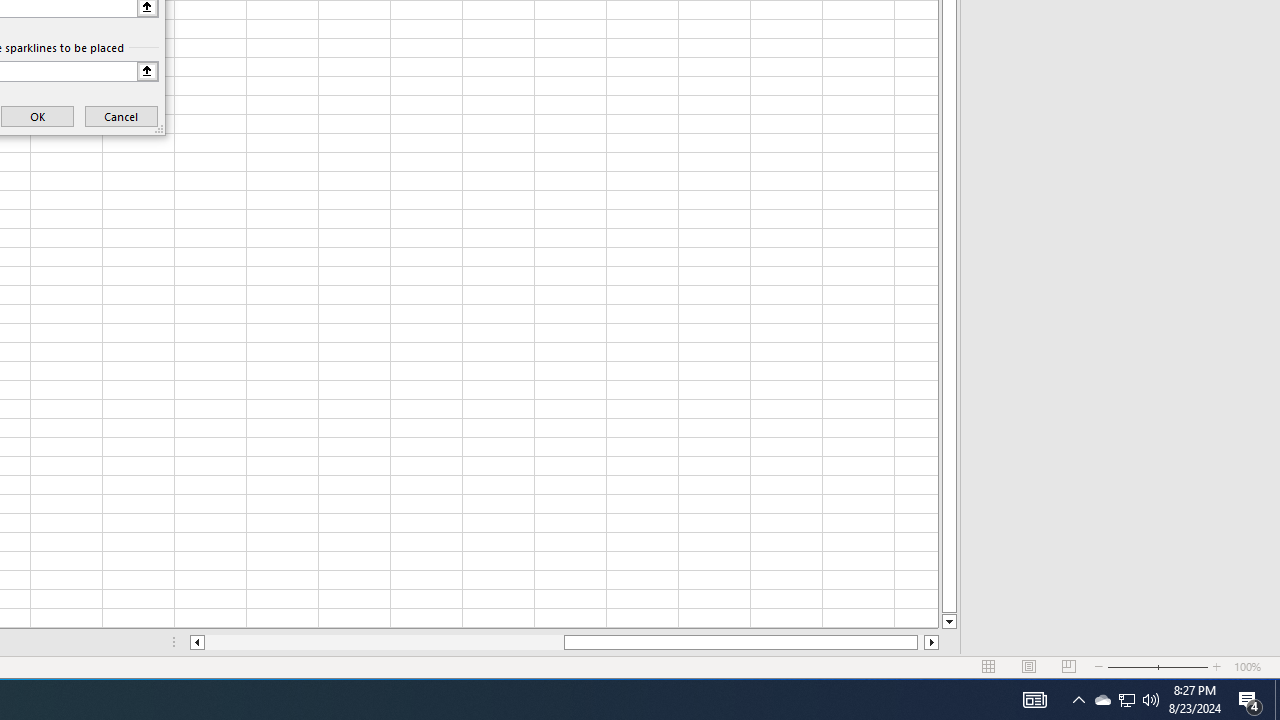 The width and height of the screenshot is (1280, 720). Describe the element at coordinates (384, 642) in the screenshot. I see `'Page left'` at that location.